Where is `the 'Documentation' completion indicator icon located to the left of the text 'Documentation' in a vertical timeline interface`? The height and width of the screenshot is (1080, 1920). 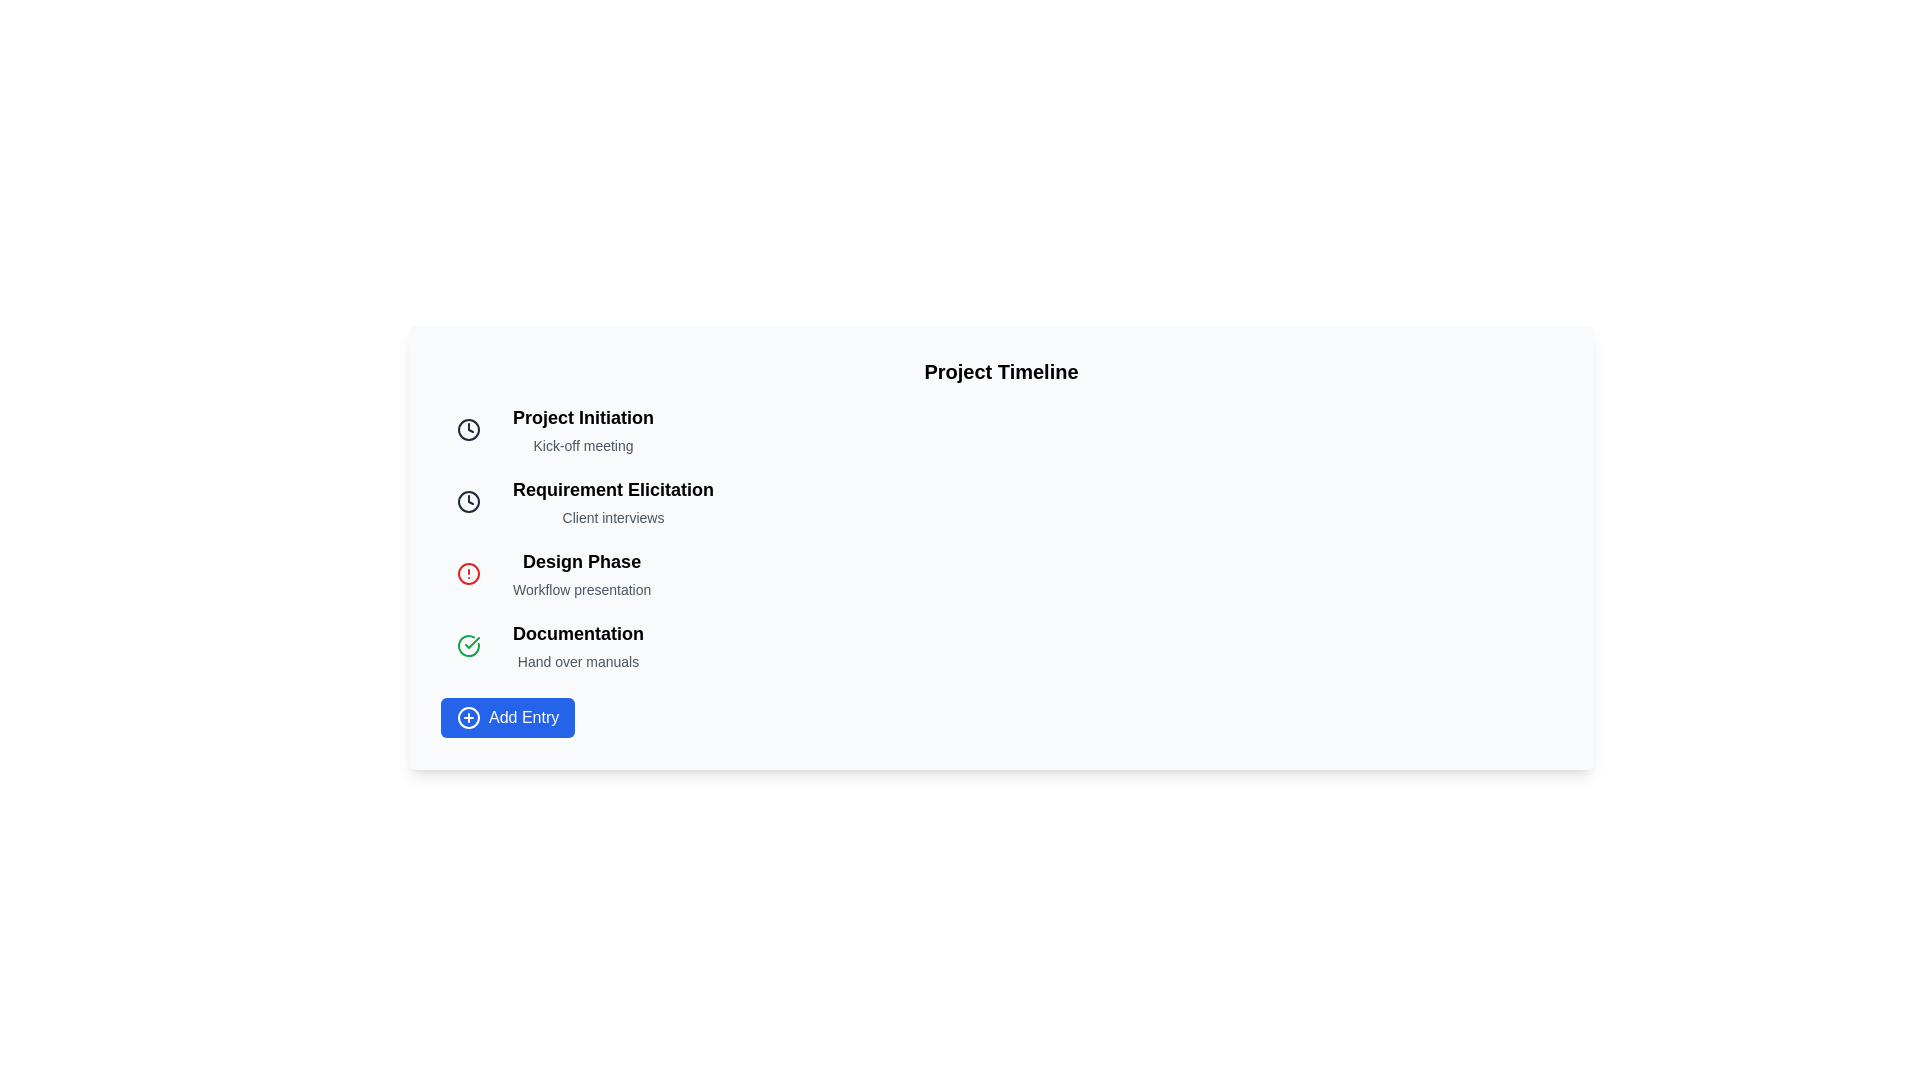
the 'Documentation' completion indicator icon located to the left of the text 'Documentation' in a vertical timeline interface is located at coordinates (468, 645).